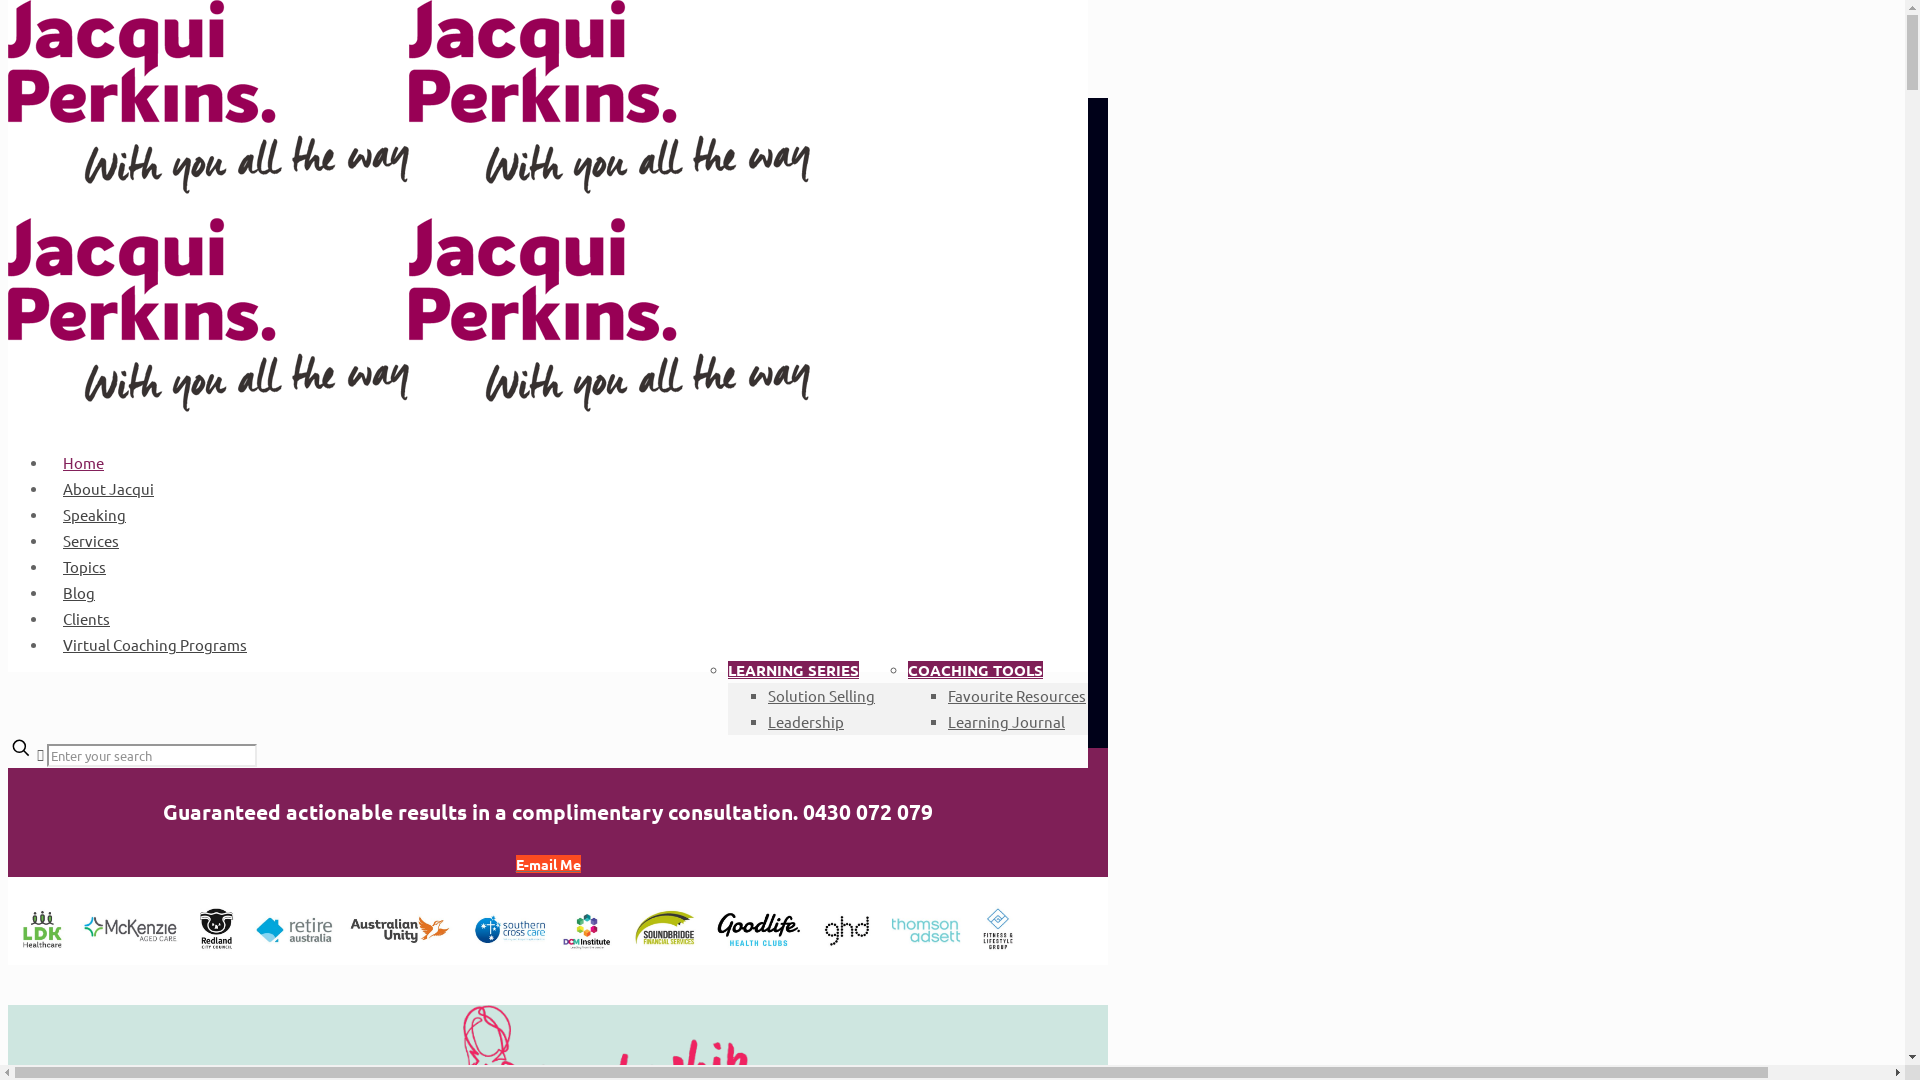 This screenshot has width=1920, height=1080. I want to click on 'Speaking', so click(48, 513).